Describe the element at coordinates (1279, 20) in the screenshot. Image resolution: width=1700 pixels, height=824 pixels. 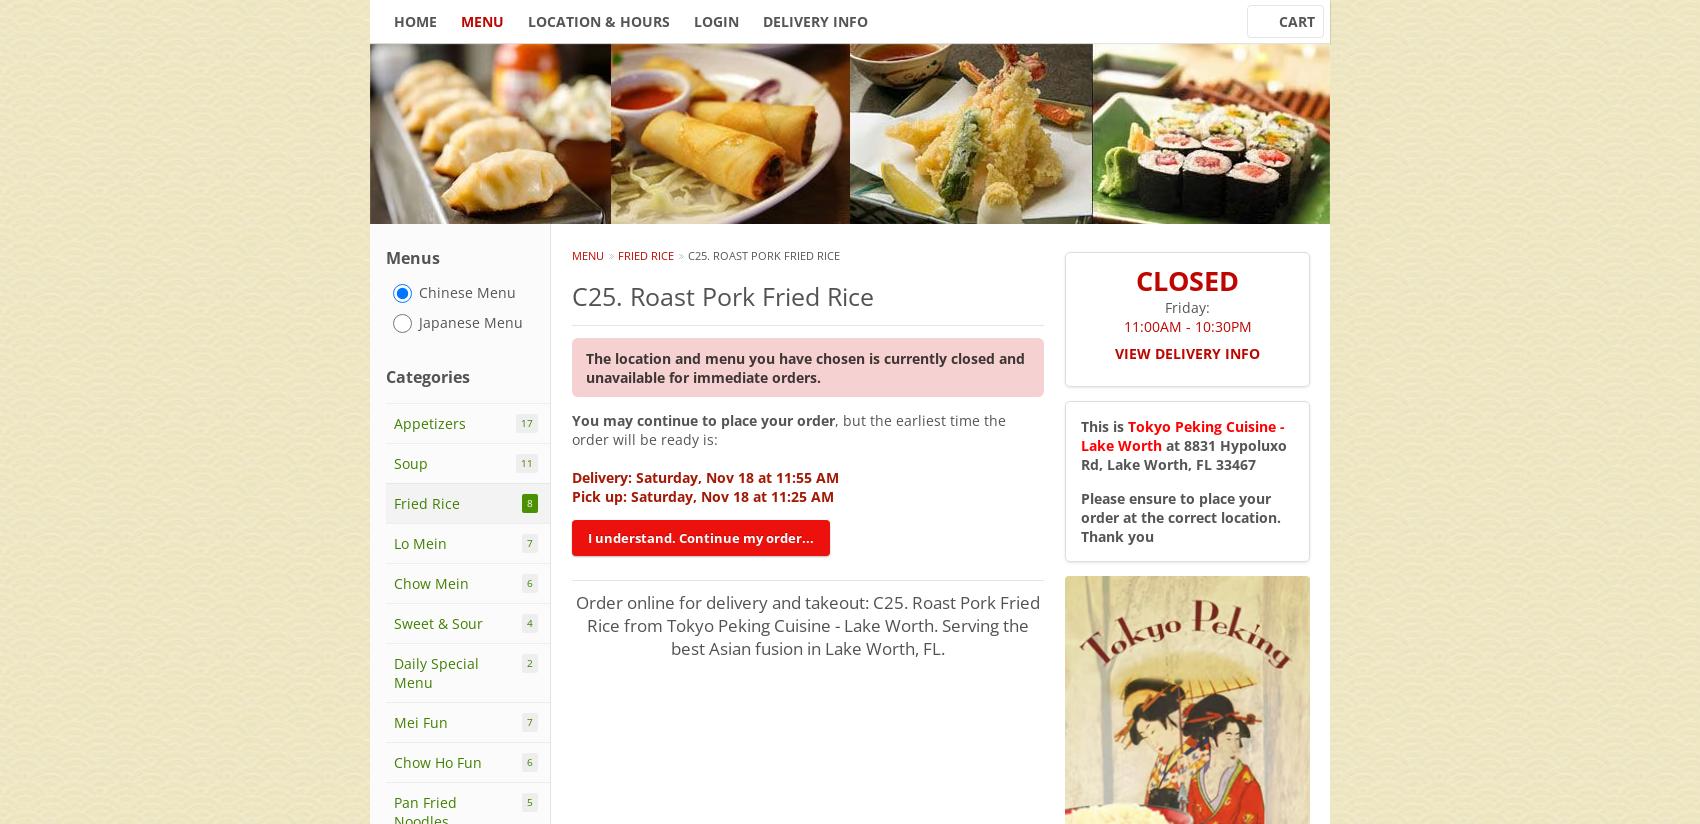
I see `'Cart'` at that location.